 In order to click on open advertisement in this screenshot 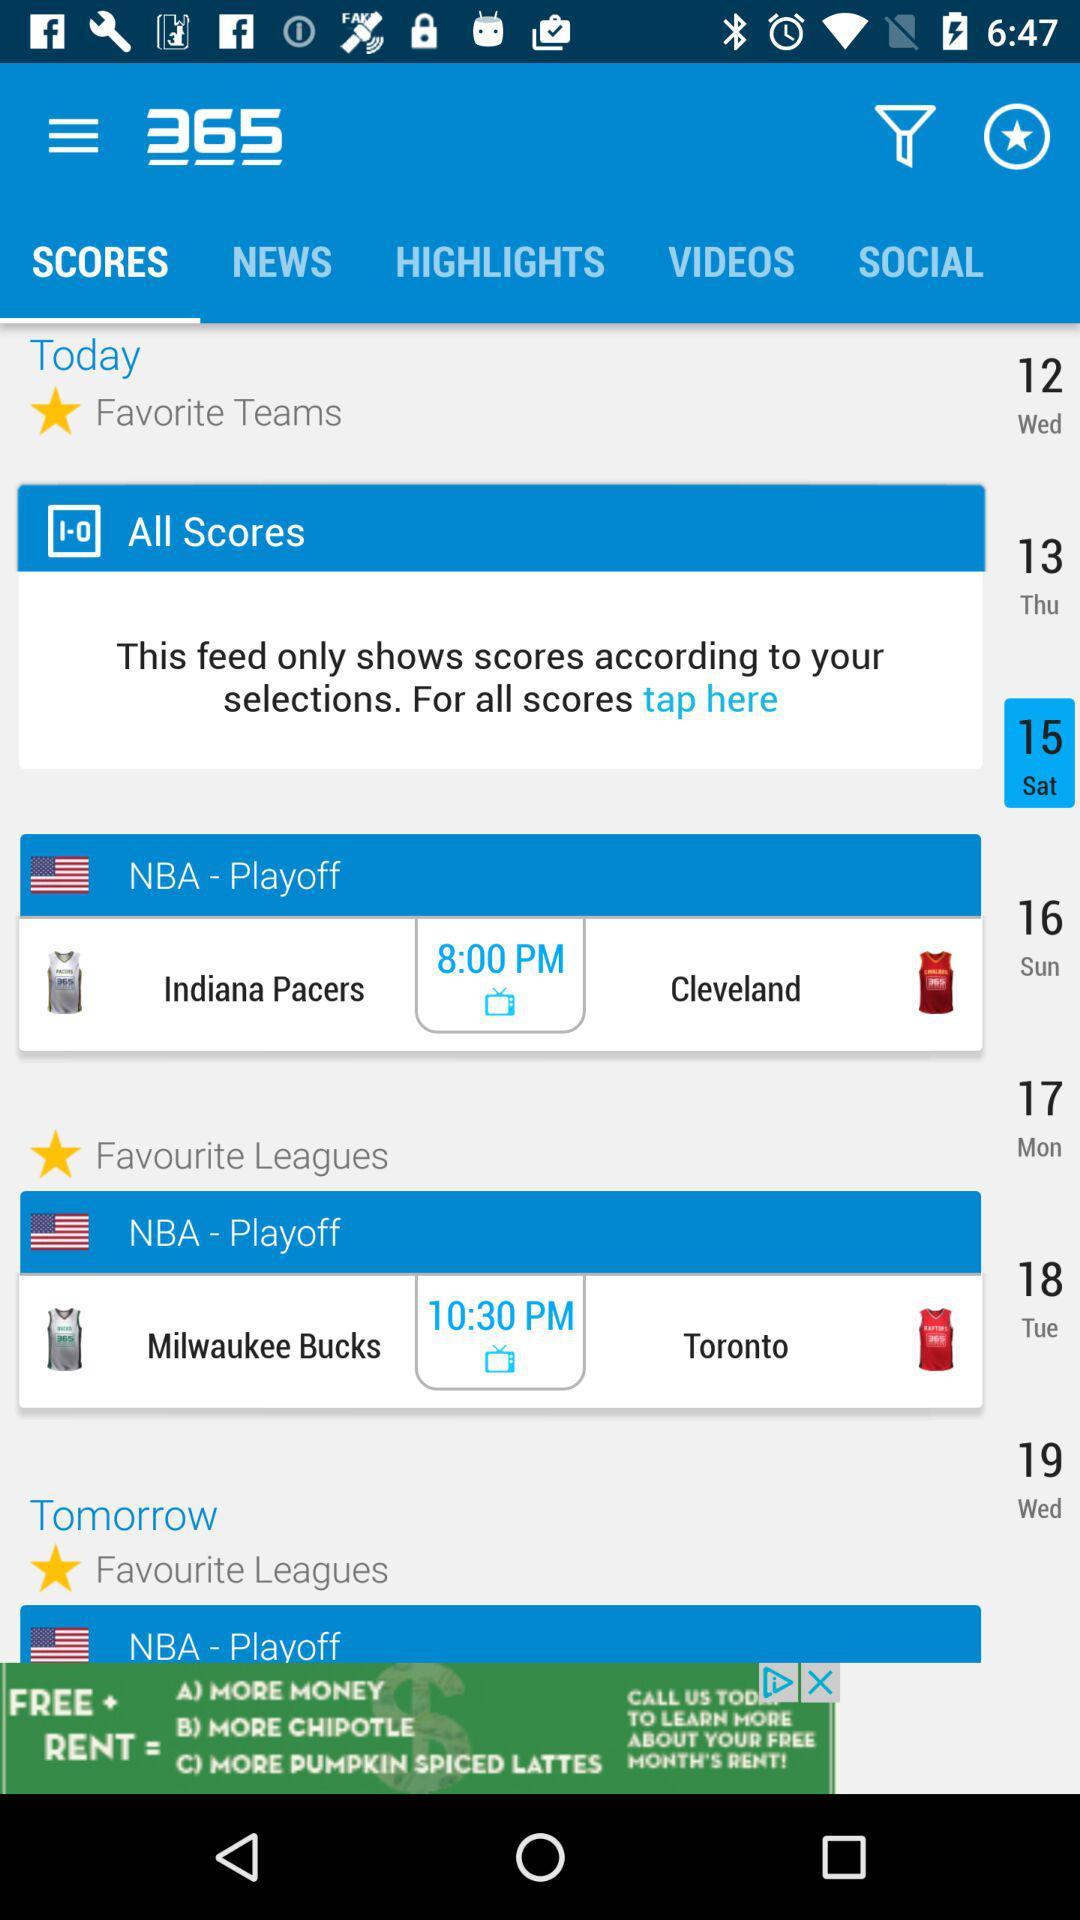, I will do `click(540, 1727)`.